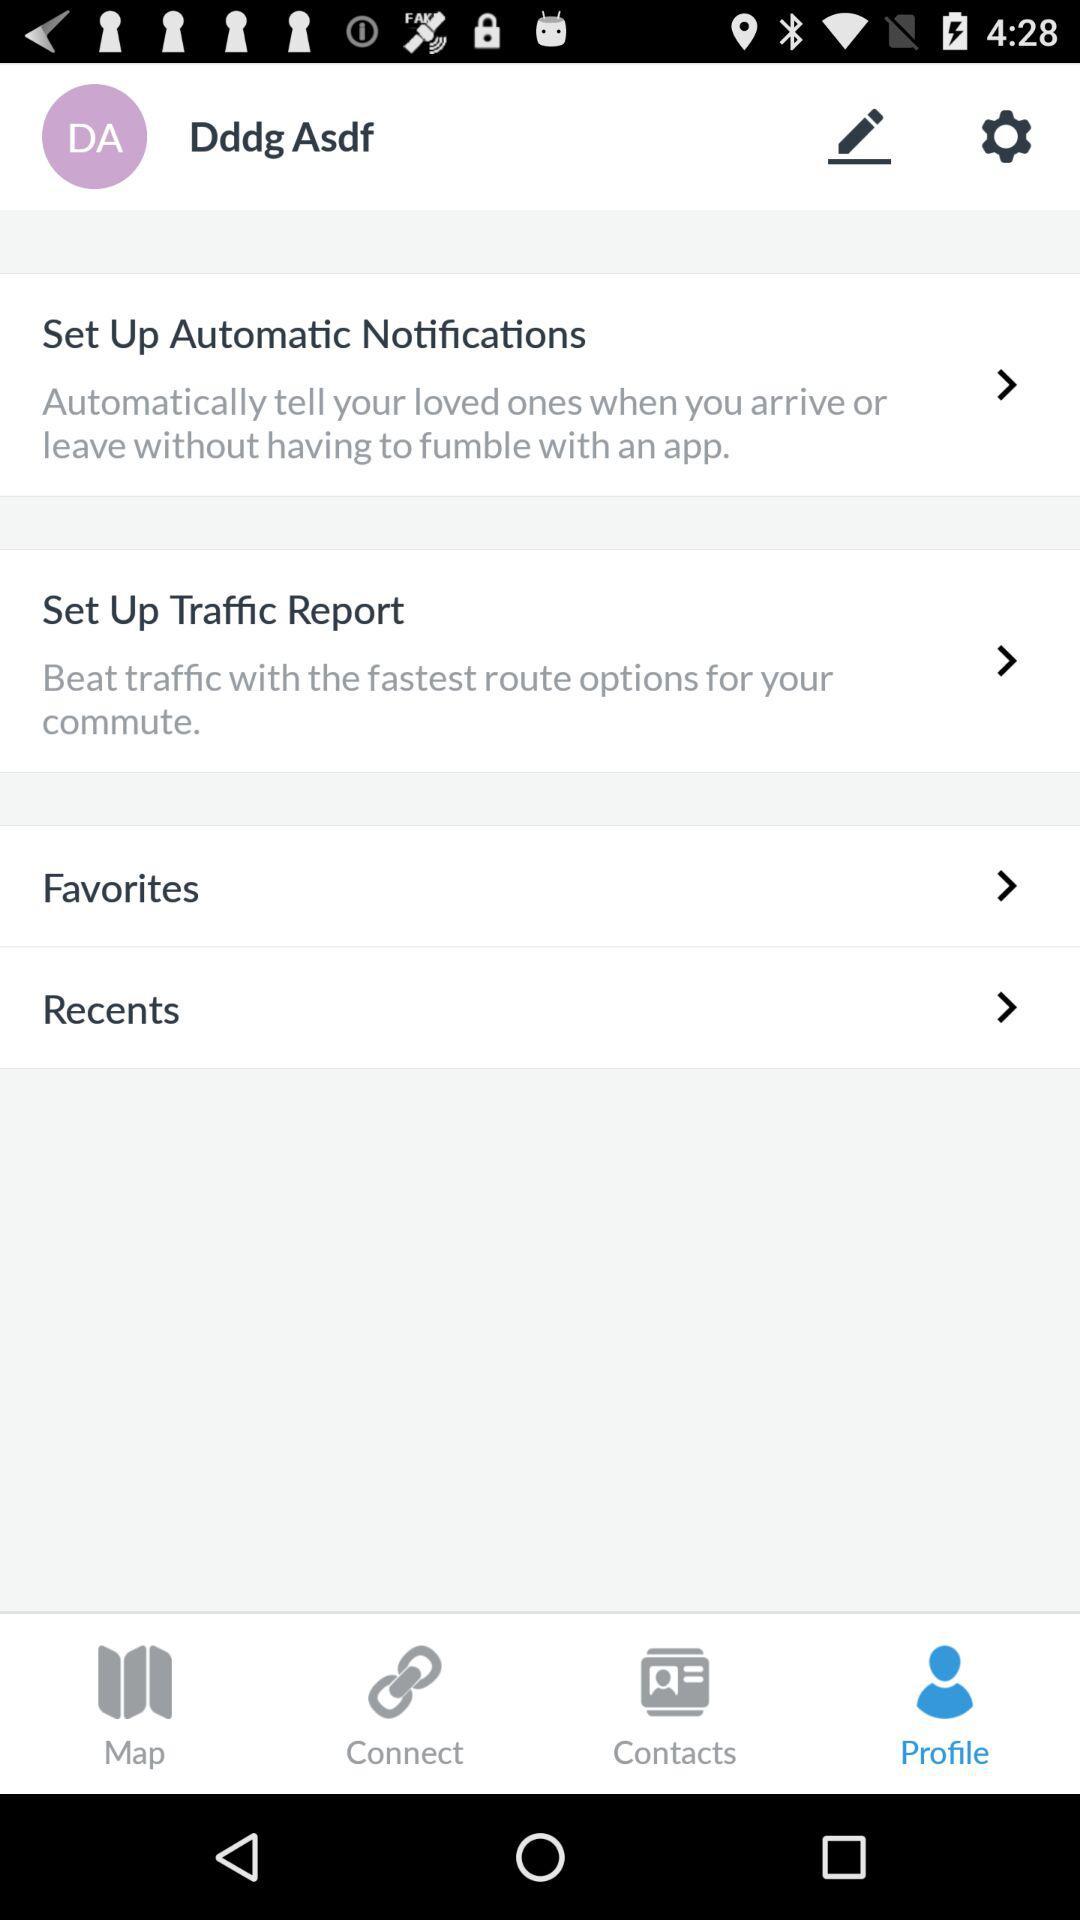 Image resolution: width=1080 pixels, height=1920 pixels. Describe the element at coordinates (1006, 145) in the screenshot. I see `the settings icon` at that location.